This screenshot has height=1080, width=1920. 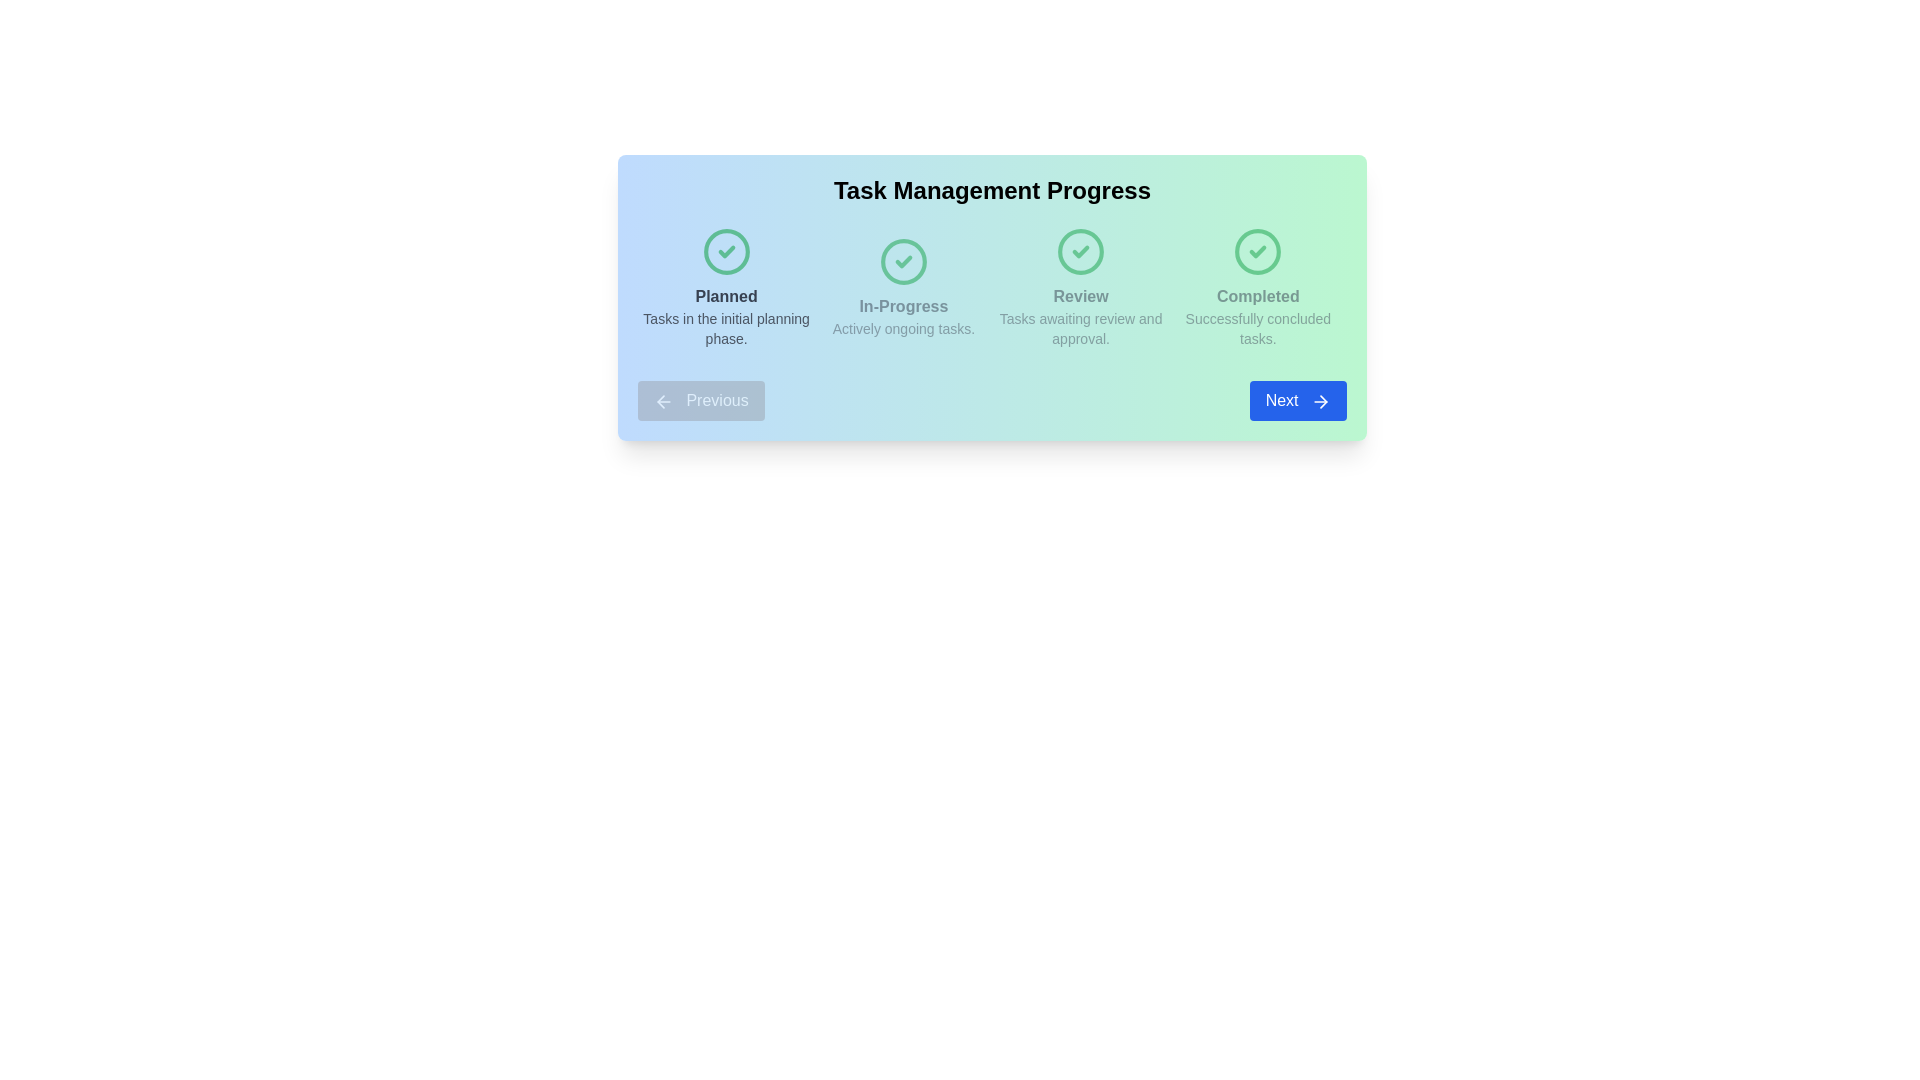 I want to click on the stage corresponding to Completed, so click(x=1257, y=288).